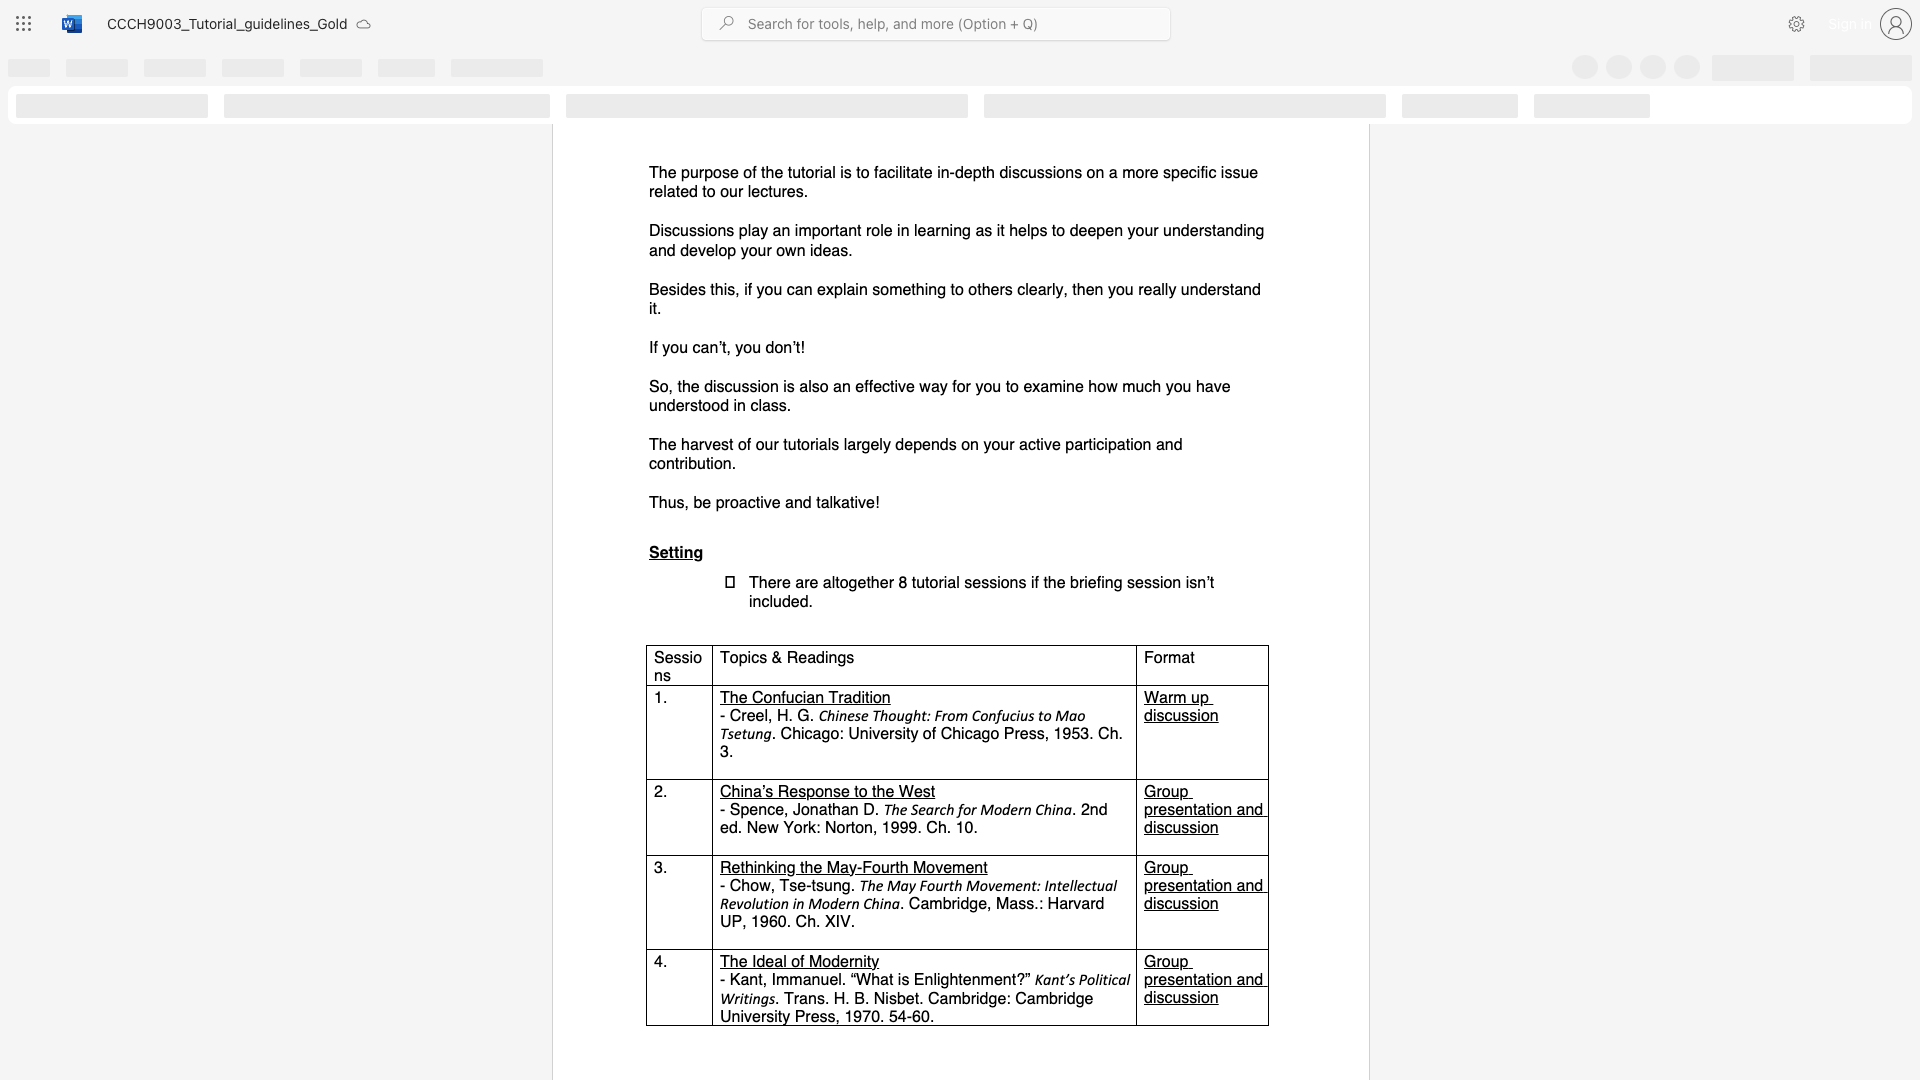  What do you see at coordinates (1084, 903) in the screenshot?
I see `the 4th character "a" in the text` at bounding box center [1084, 903].